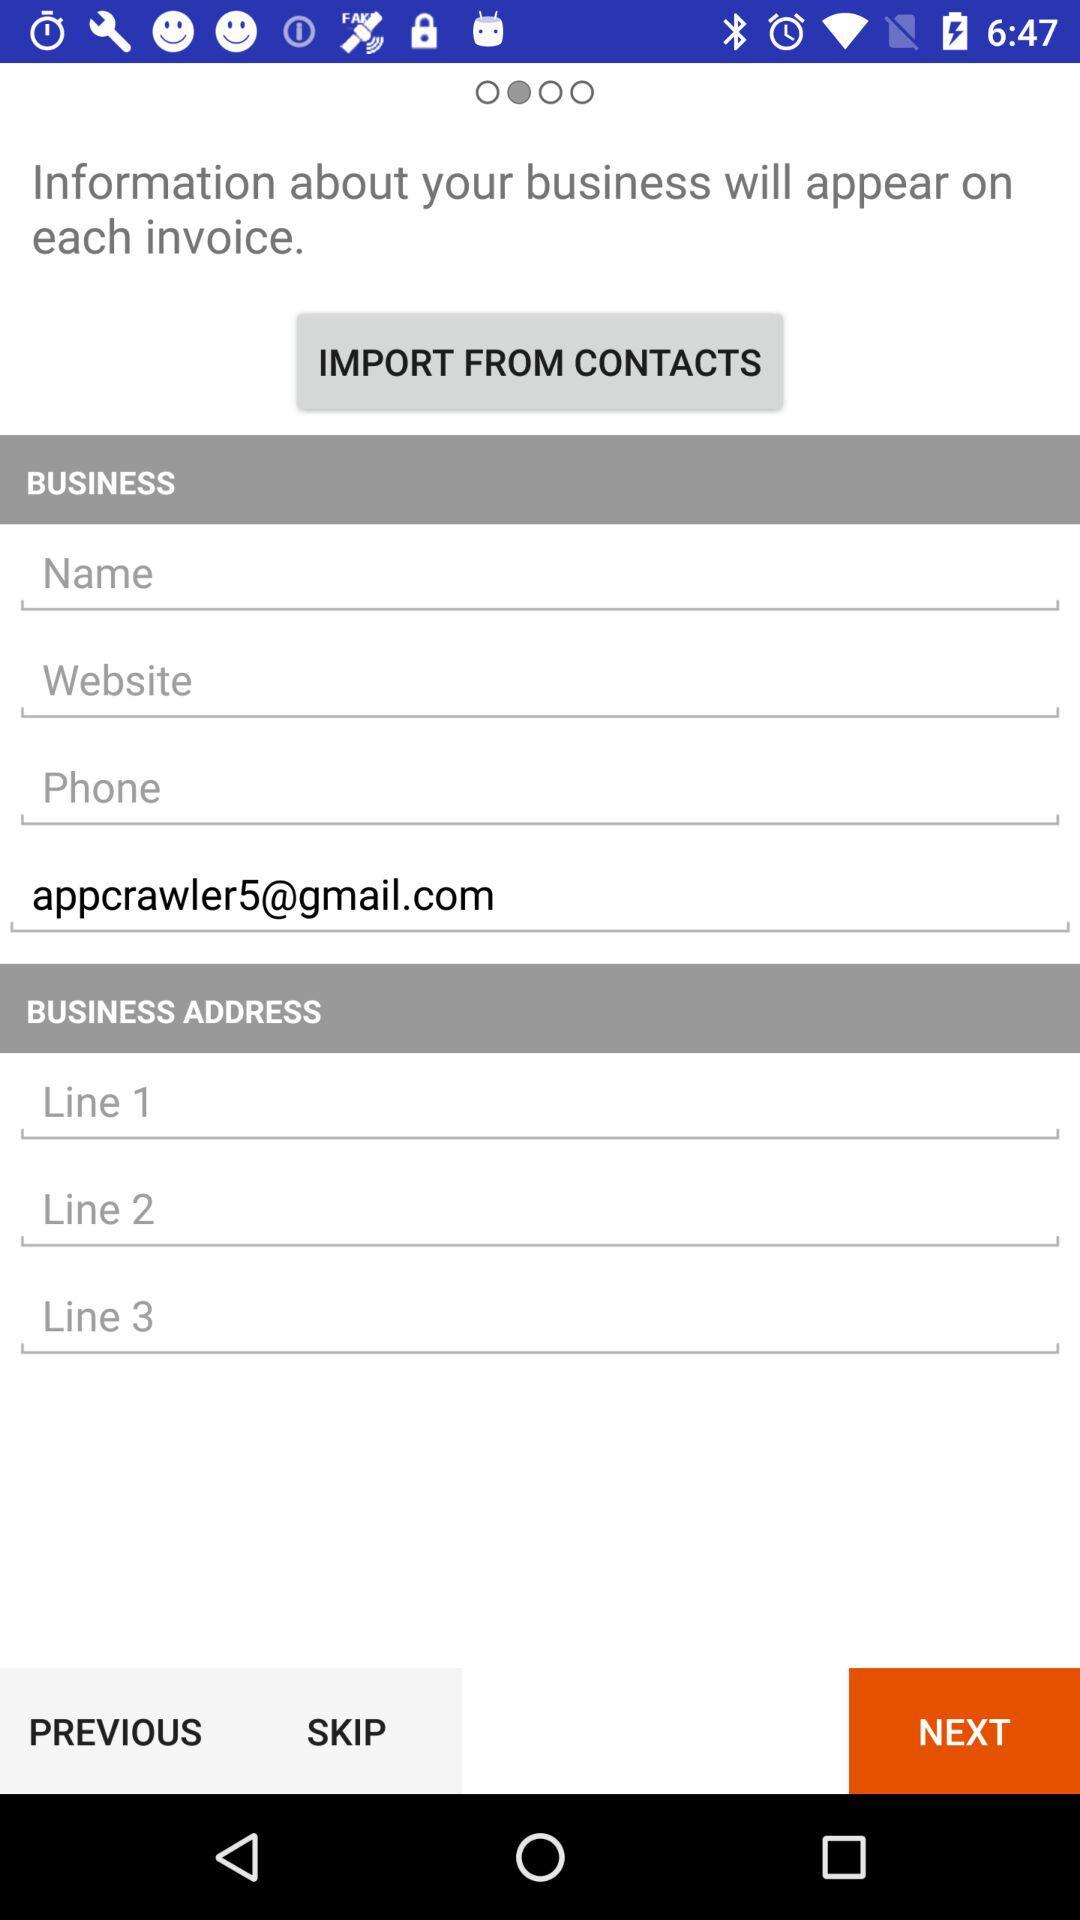 This screenshot has height=1920, width=1080. Describe the element at coordinates (540, 679) in the screenshot. I see `business website` at that location.